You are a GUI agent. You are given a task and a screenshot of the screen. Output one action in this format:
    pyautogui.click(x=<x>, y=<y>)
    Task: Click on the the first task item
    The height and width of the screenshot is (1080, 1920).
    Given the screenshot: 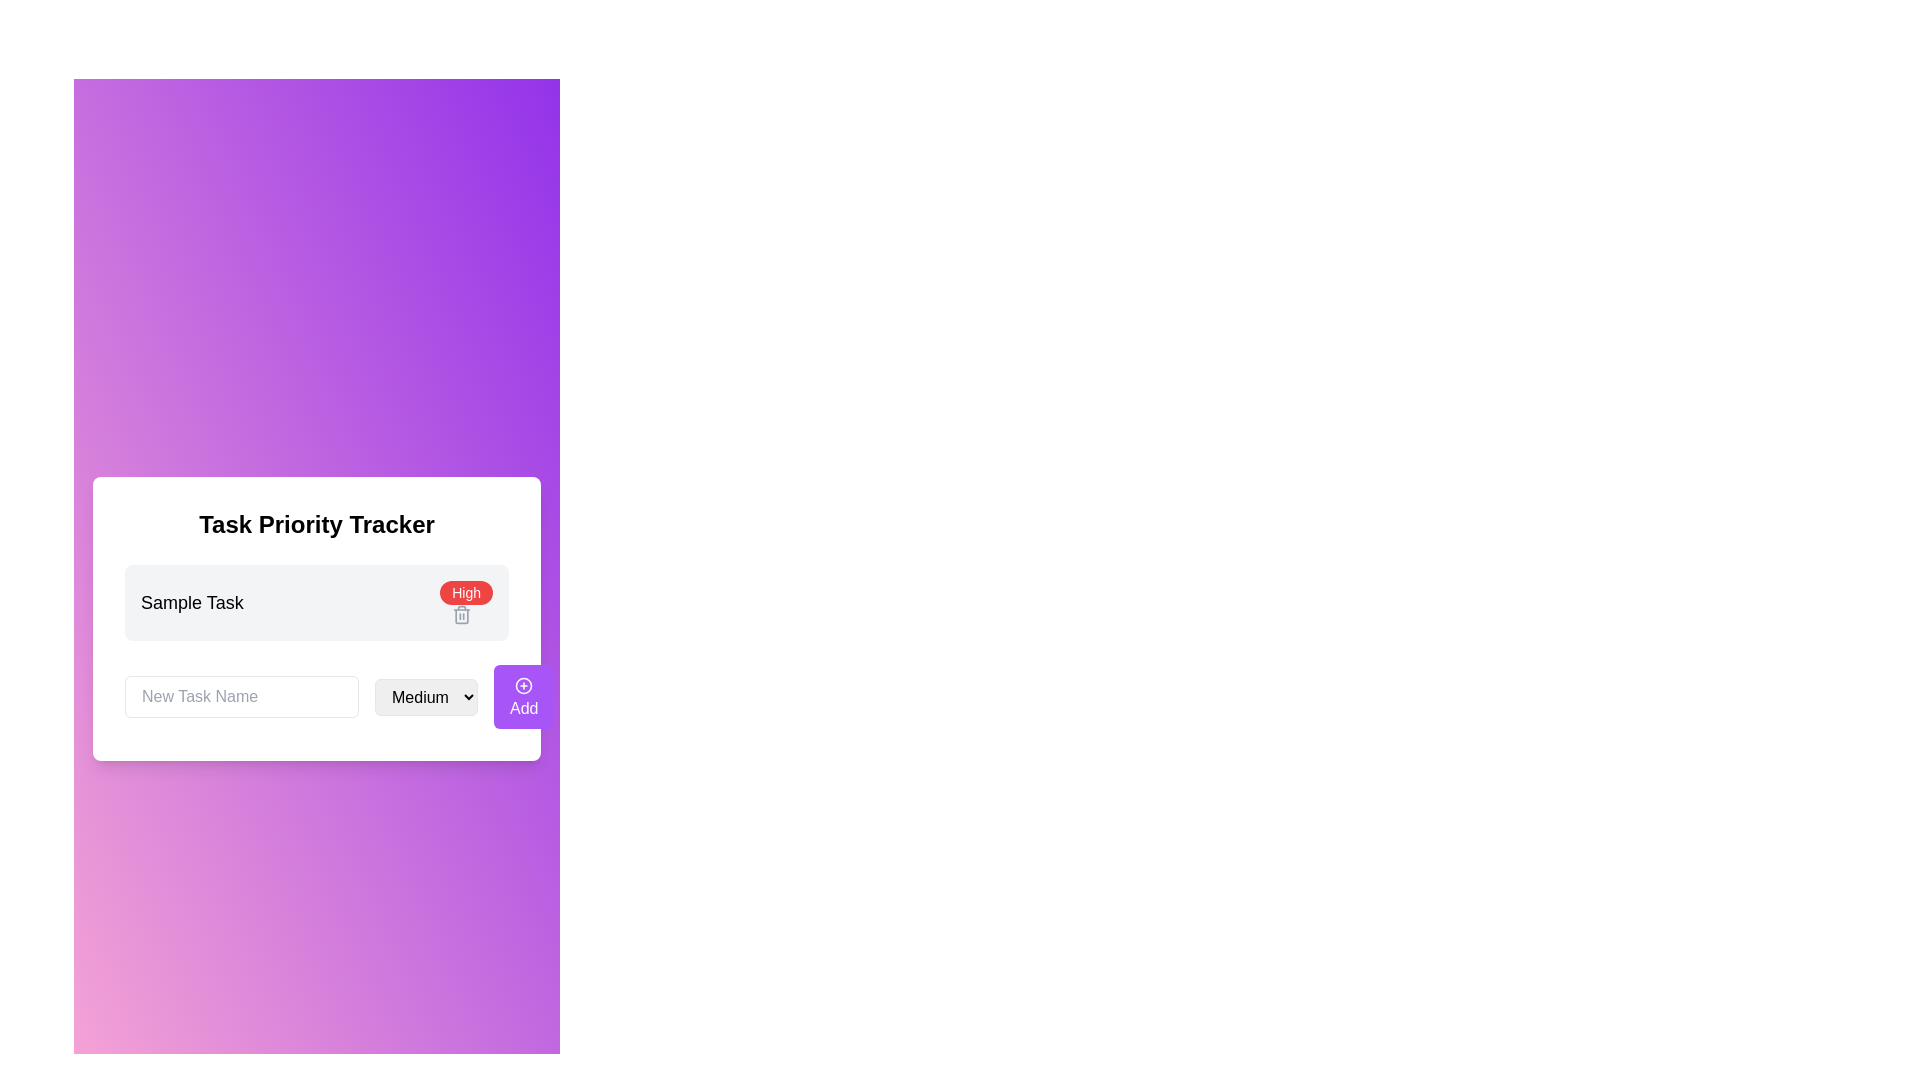 What is the action you would take?
    pyautogui.click(x=315, y=601)
    